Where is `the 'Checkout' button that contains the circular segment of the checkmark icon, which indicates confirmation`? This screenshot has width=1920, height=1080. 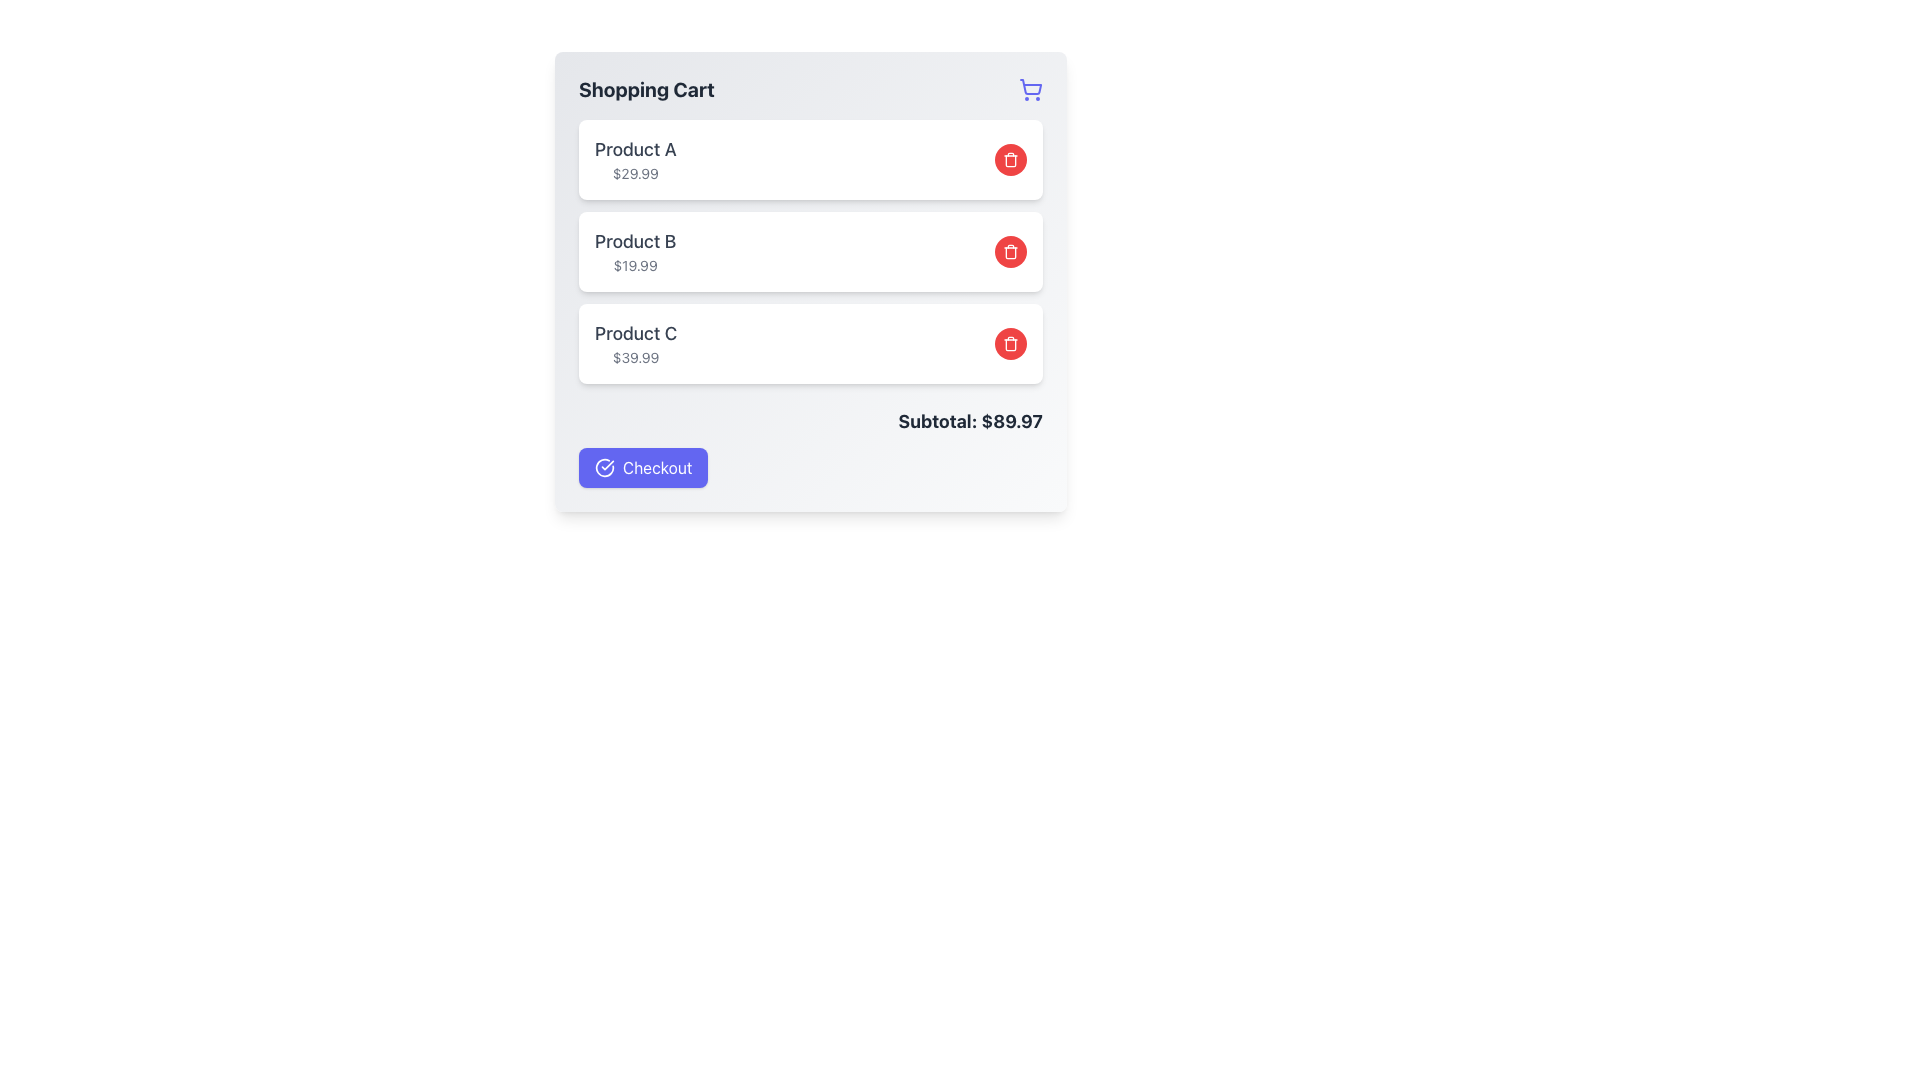 the 'Checkout' button that contains the circular segment of the checkmark icon, which indicates confirmation is located at coordinates (603, 467).